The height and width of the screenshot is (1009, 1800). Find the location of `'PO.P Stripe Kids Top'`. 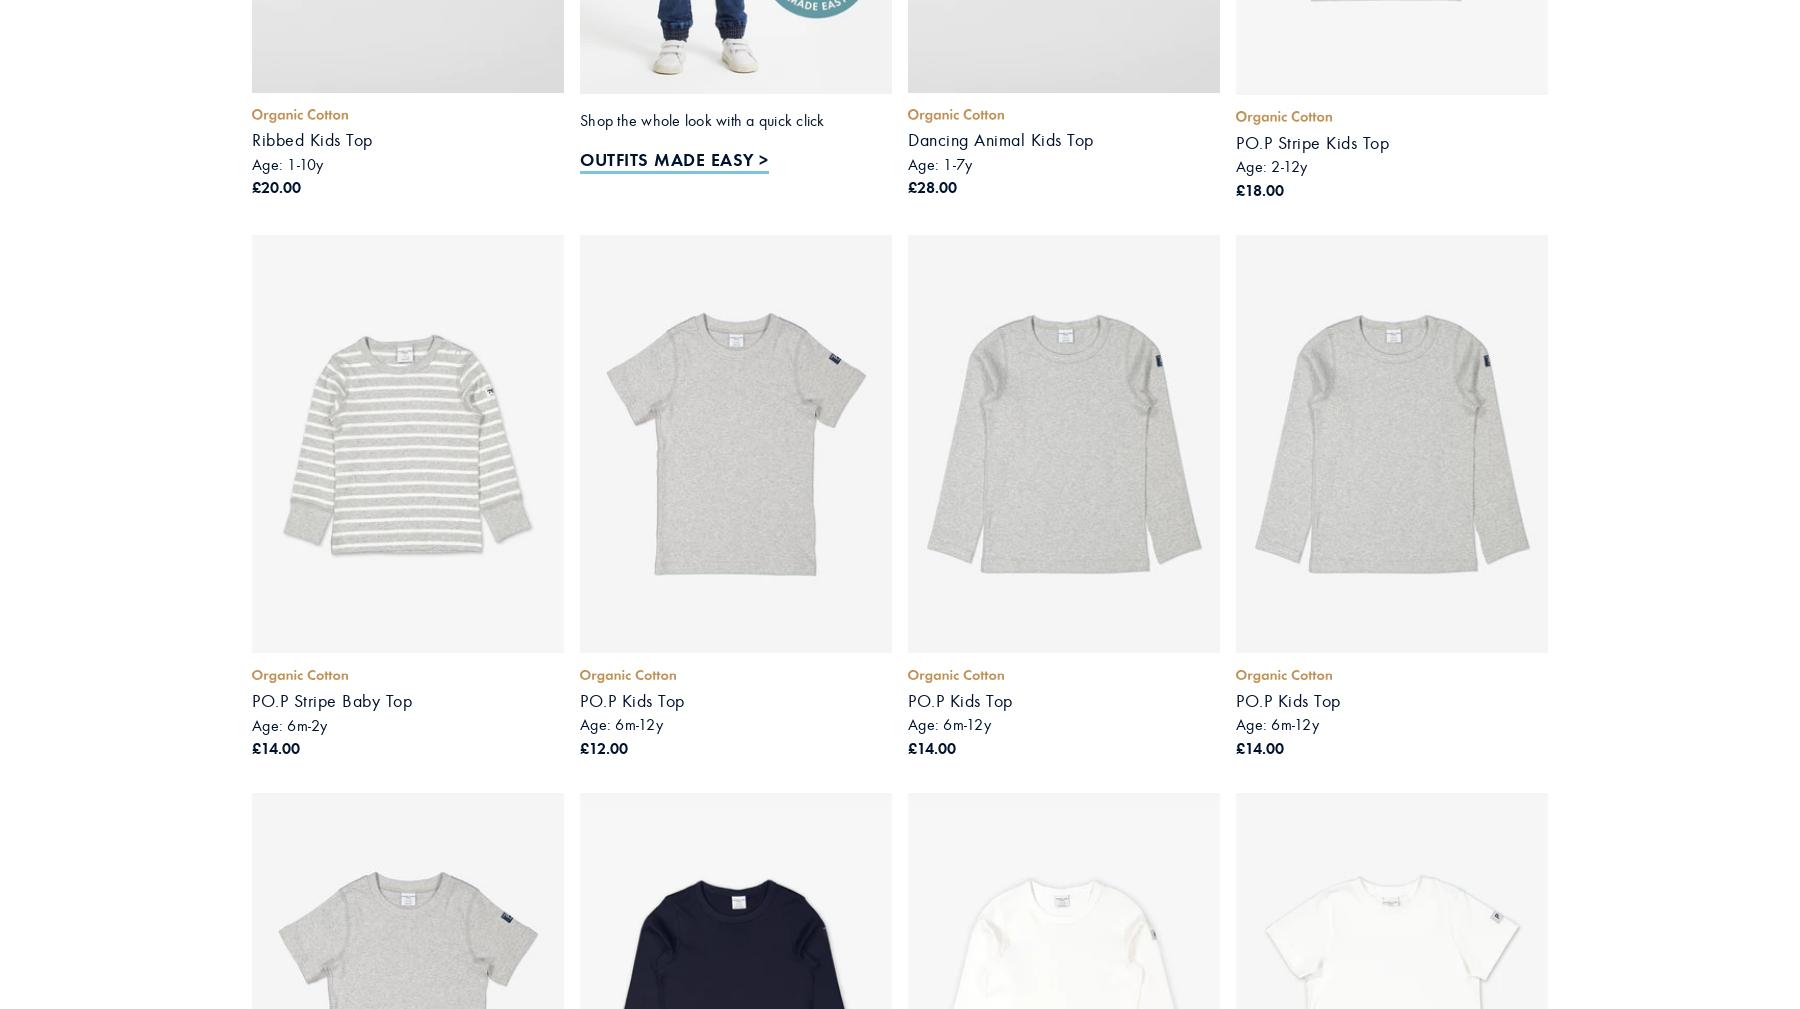

'PO.P Stripe Kids Top' is located at coordinates (1312, 142).